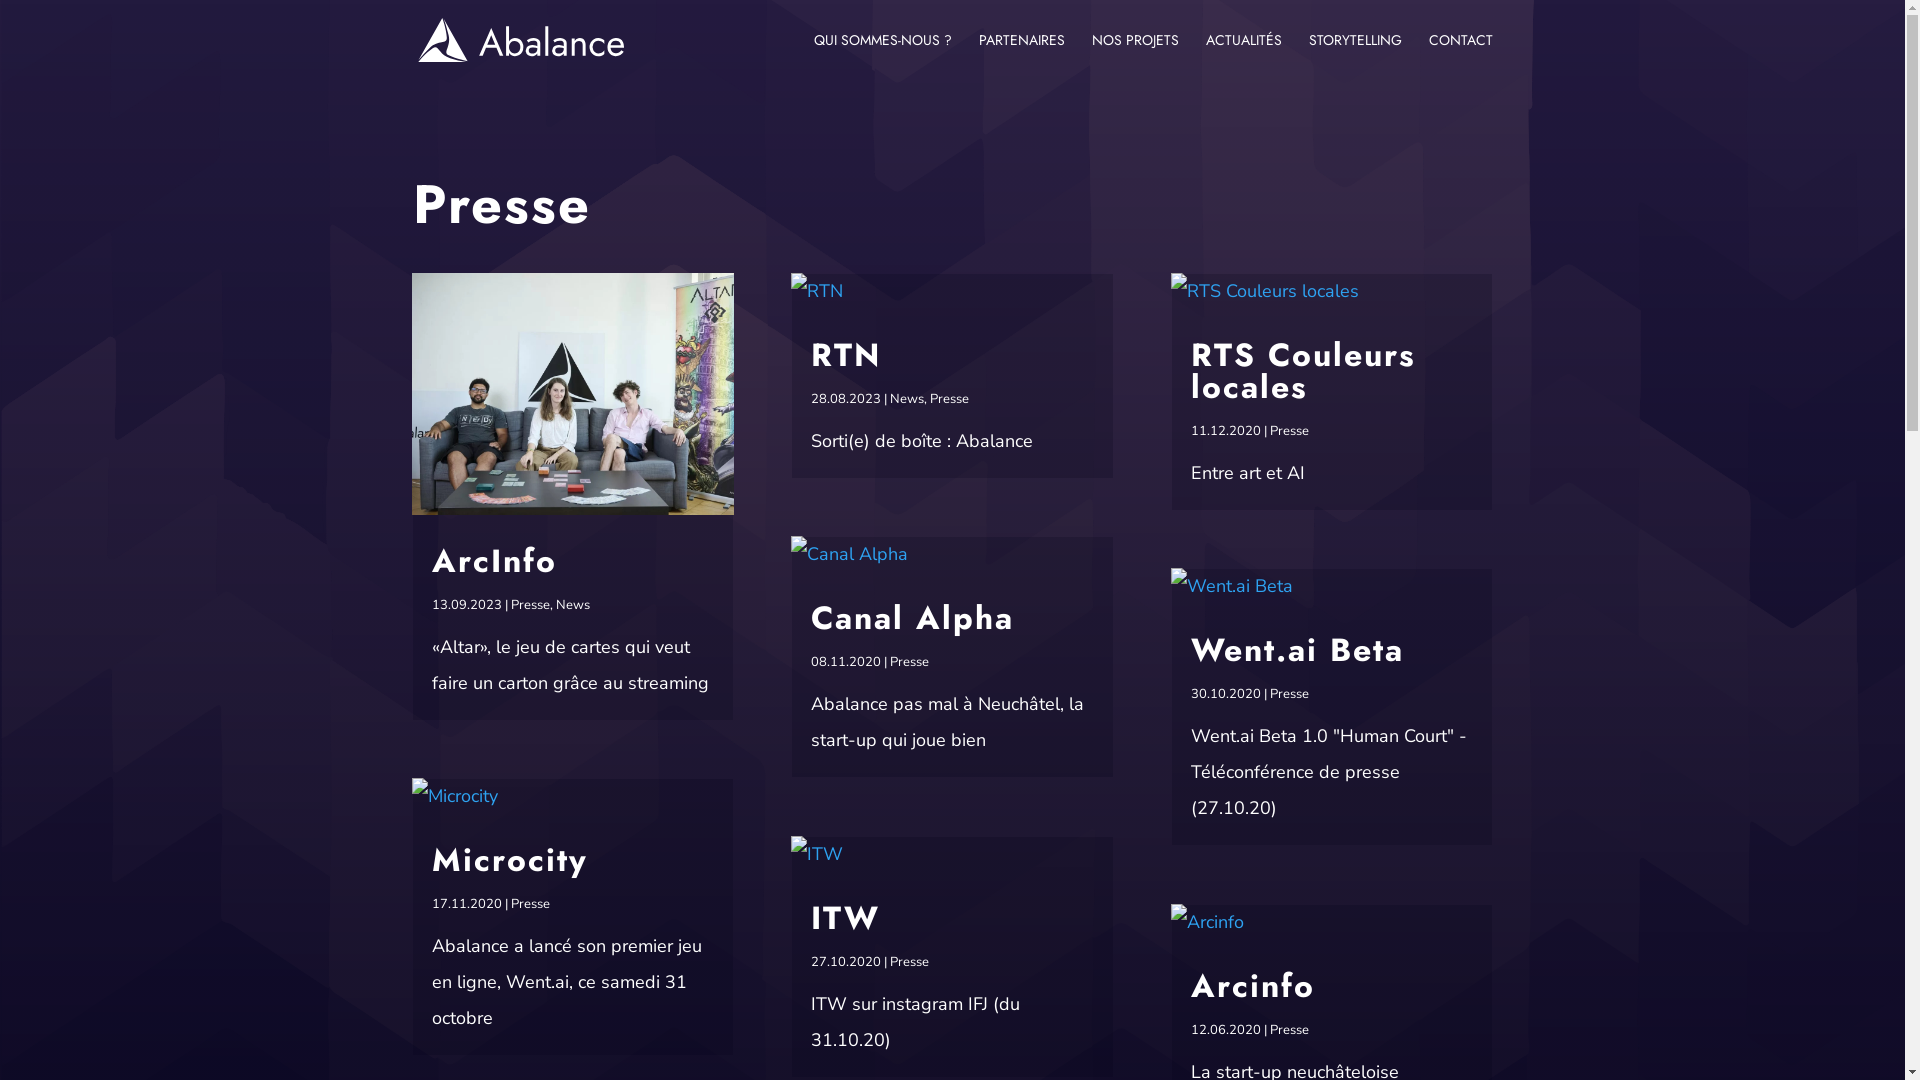  Describe the element at coordinates (882, 55) in the screenshot. I see `'QUI SOMMES-NOUS ?'` at that location.